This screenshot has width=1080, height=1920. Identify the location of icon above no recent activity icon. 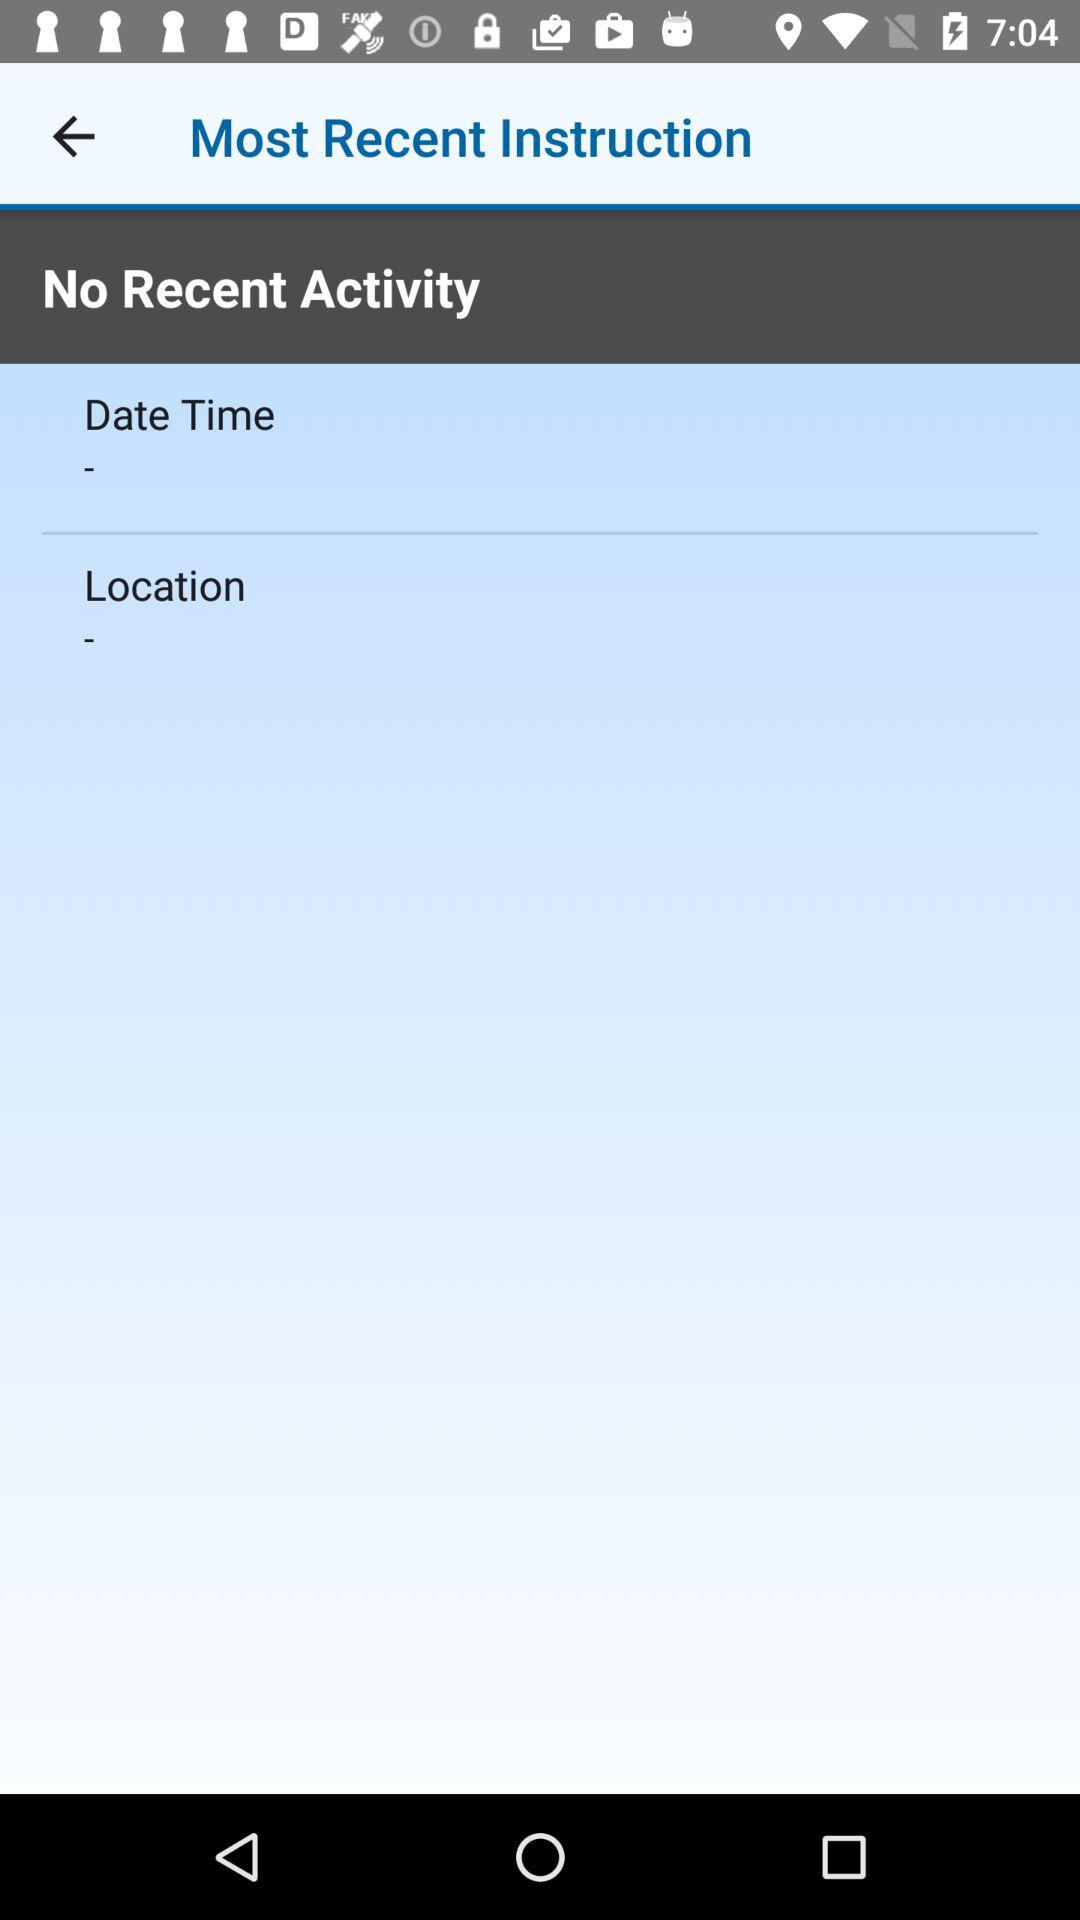
(72, 135).